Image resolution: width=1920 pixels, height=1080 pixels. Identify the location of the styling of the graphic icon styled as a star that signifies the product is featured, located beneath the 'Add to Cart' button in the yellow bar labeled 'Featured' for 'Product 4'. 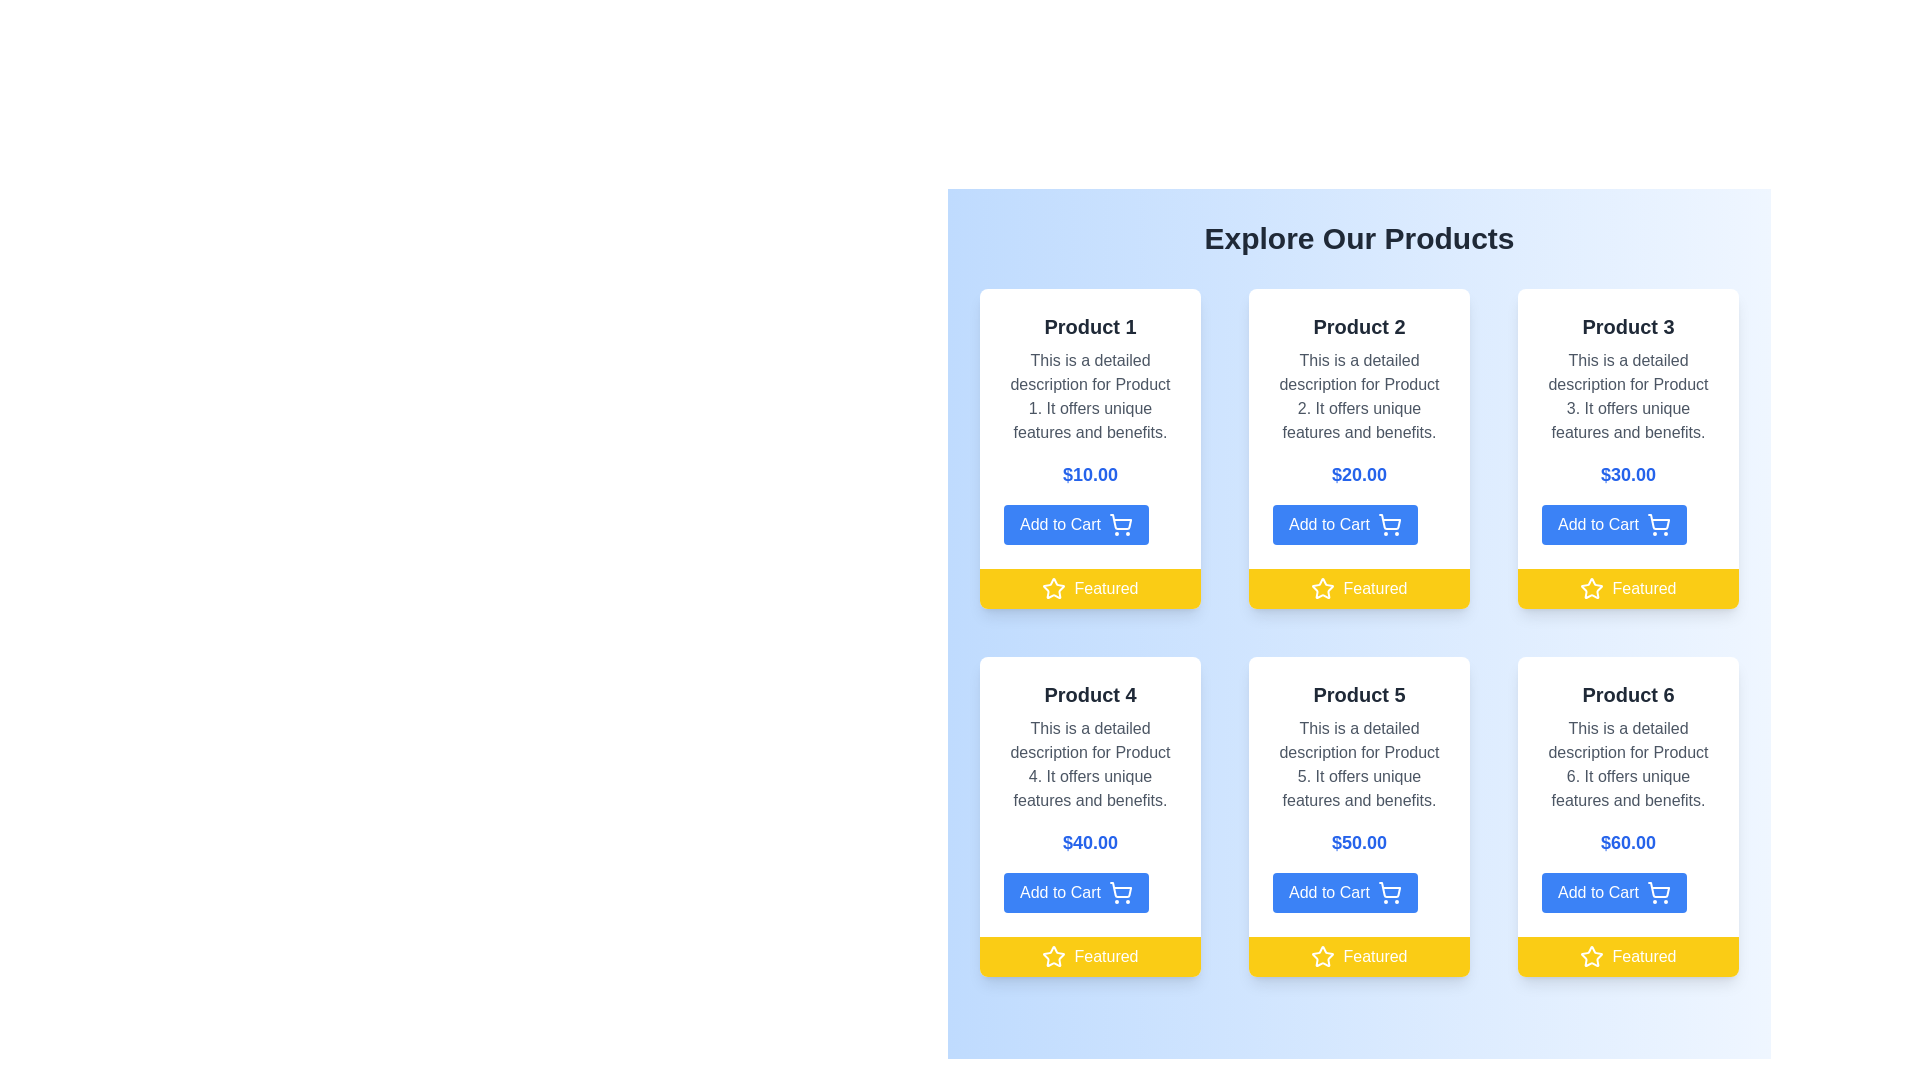
(1053, 955).